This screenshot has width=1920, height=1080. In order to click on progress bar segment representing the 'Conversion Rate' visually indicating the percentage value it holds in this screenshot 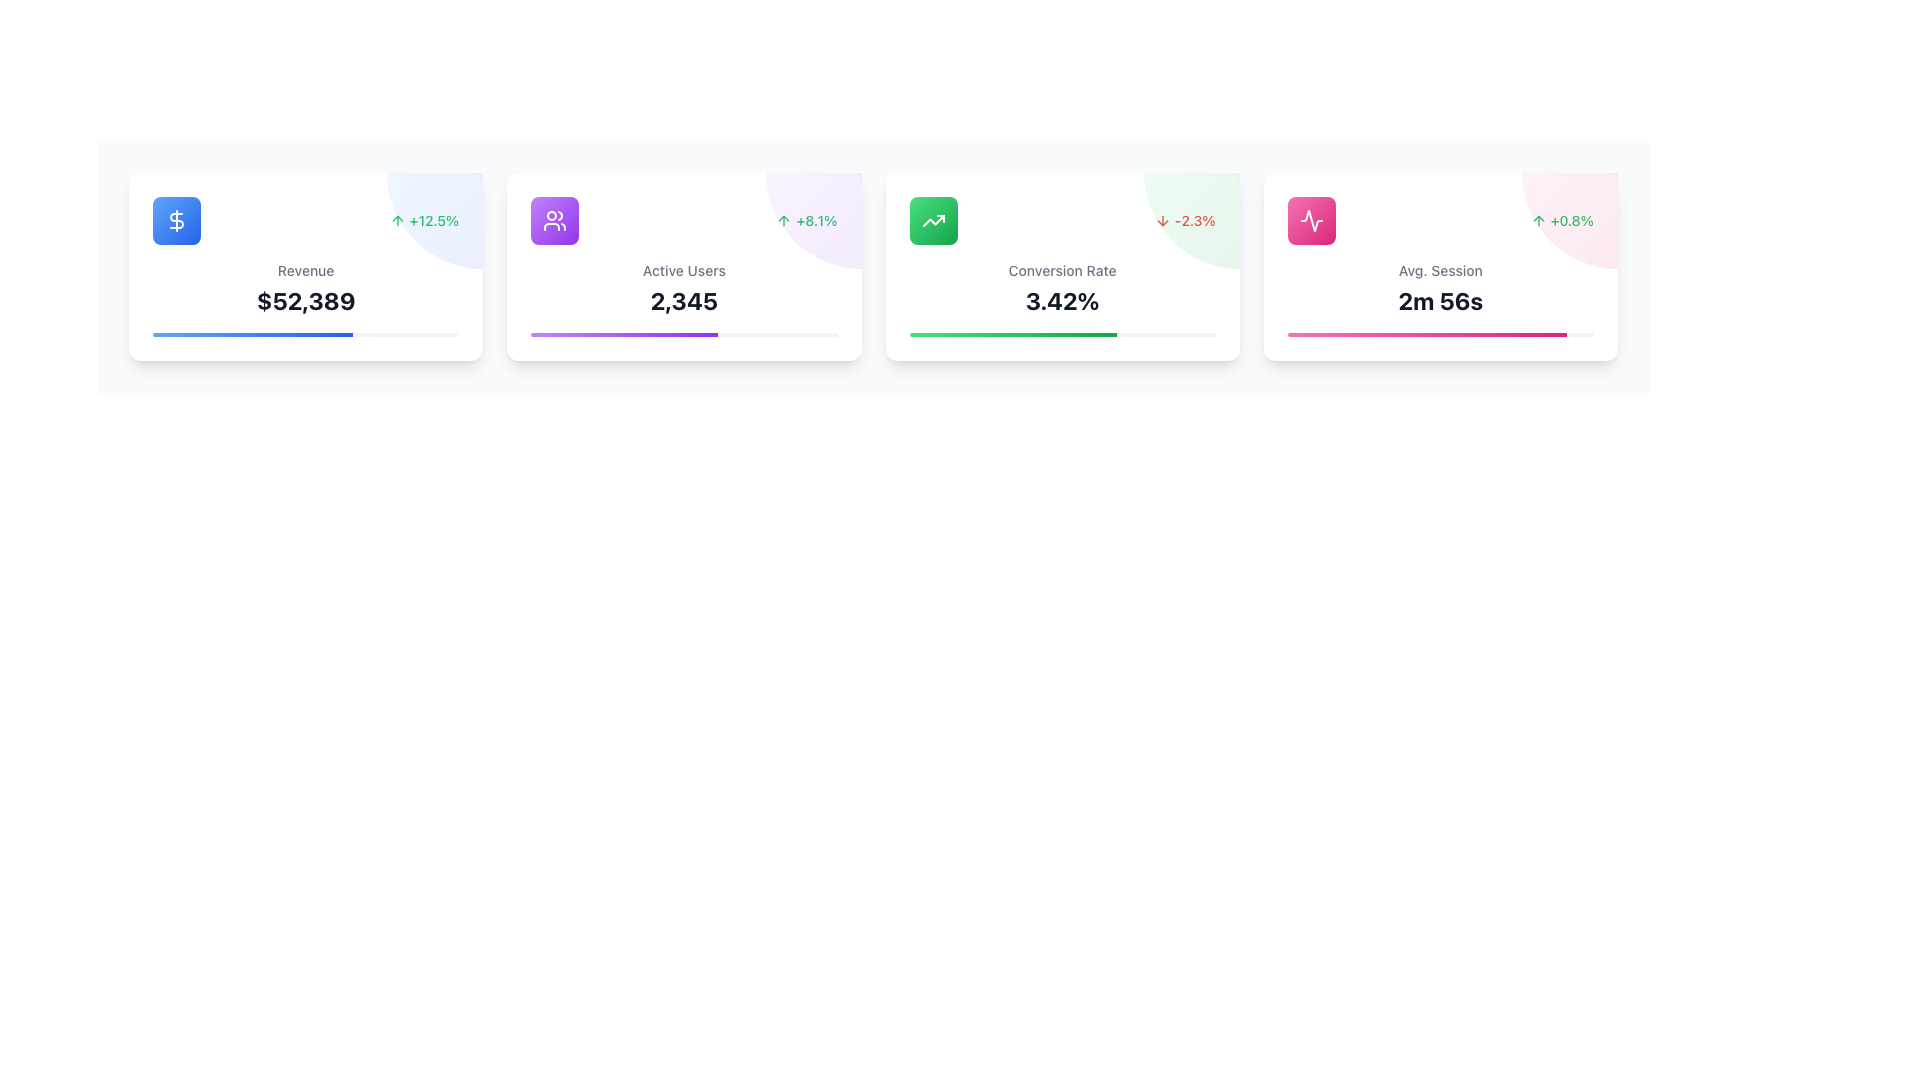, I will do `click(1012, 334)`.